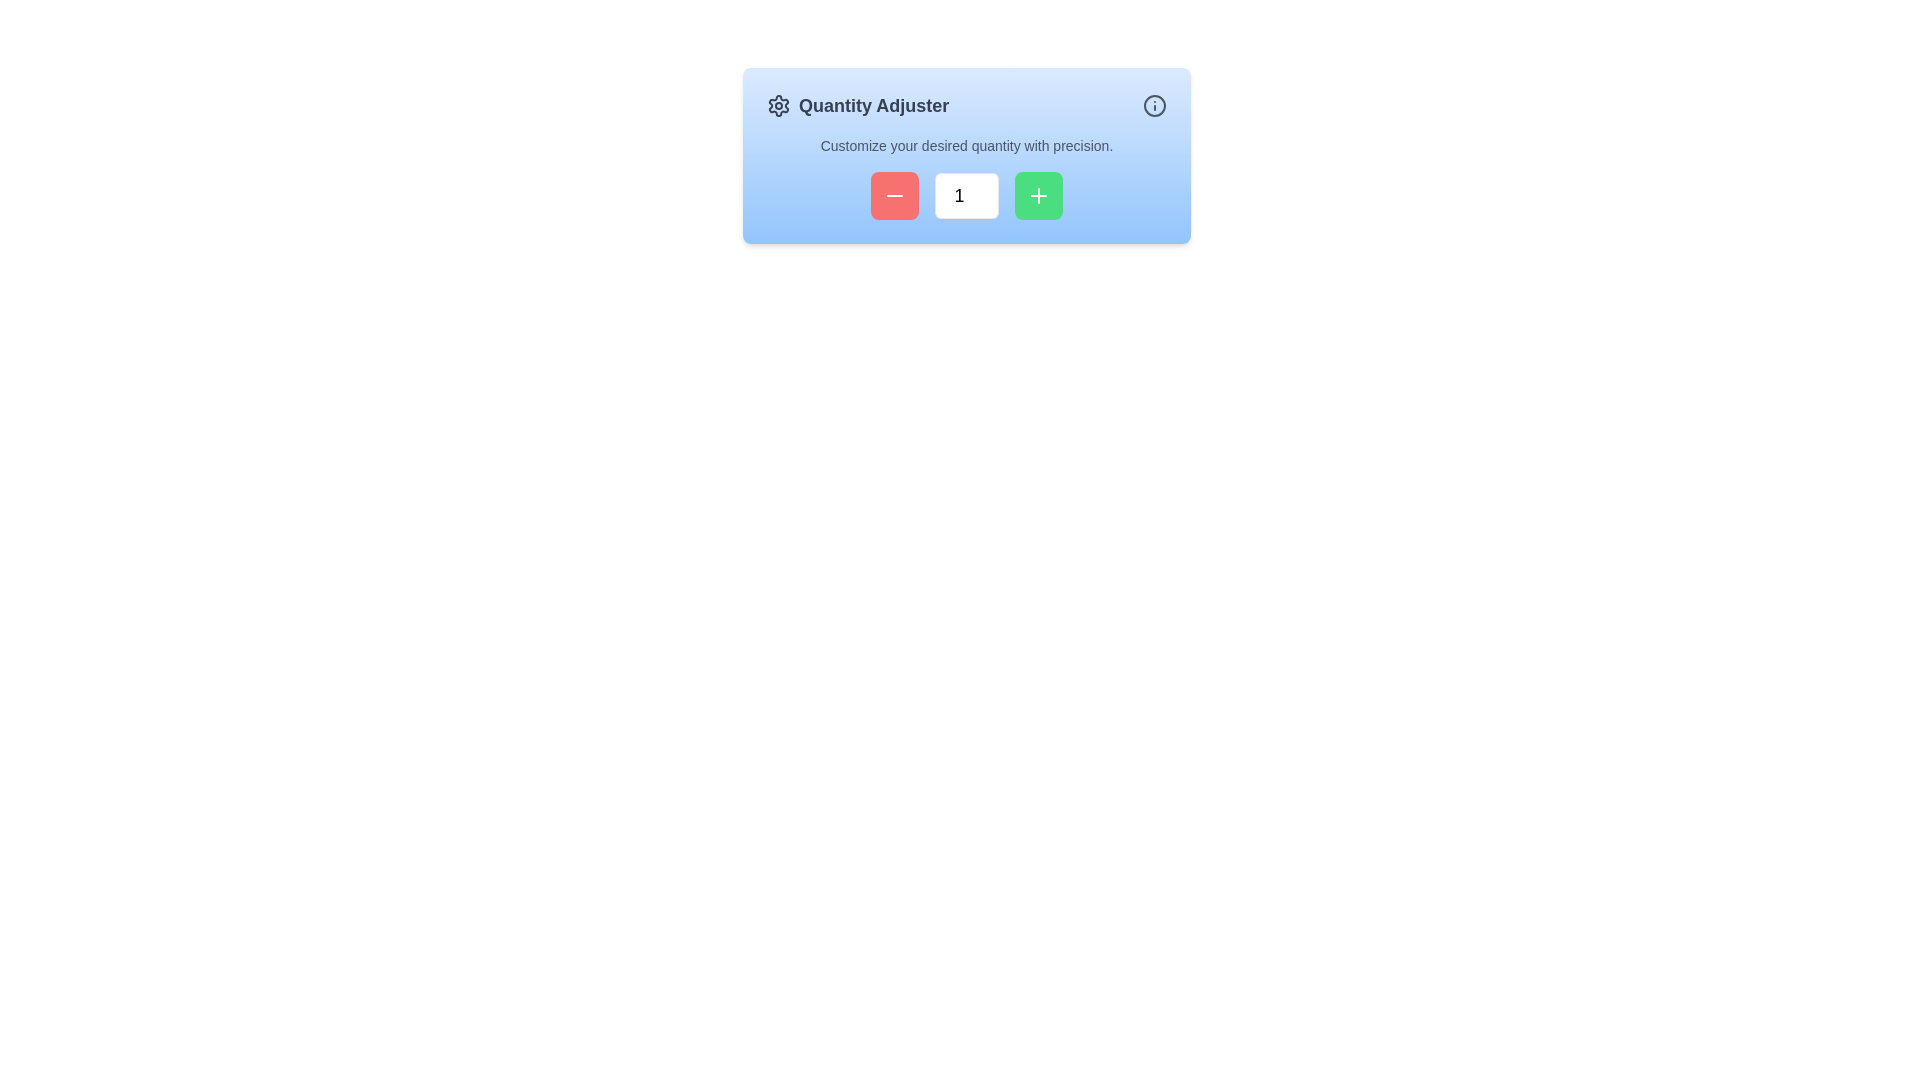 This screenshot has width=1920, height=1080. I want to click on descriptive static text label located below the title 'Quantity Adjuster', which provides guidance about the quantity adjustment controls, so click(966, 145).